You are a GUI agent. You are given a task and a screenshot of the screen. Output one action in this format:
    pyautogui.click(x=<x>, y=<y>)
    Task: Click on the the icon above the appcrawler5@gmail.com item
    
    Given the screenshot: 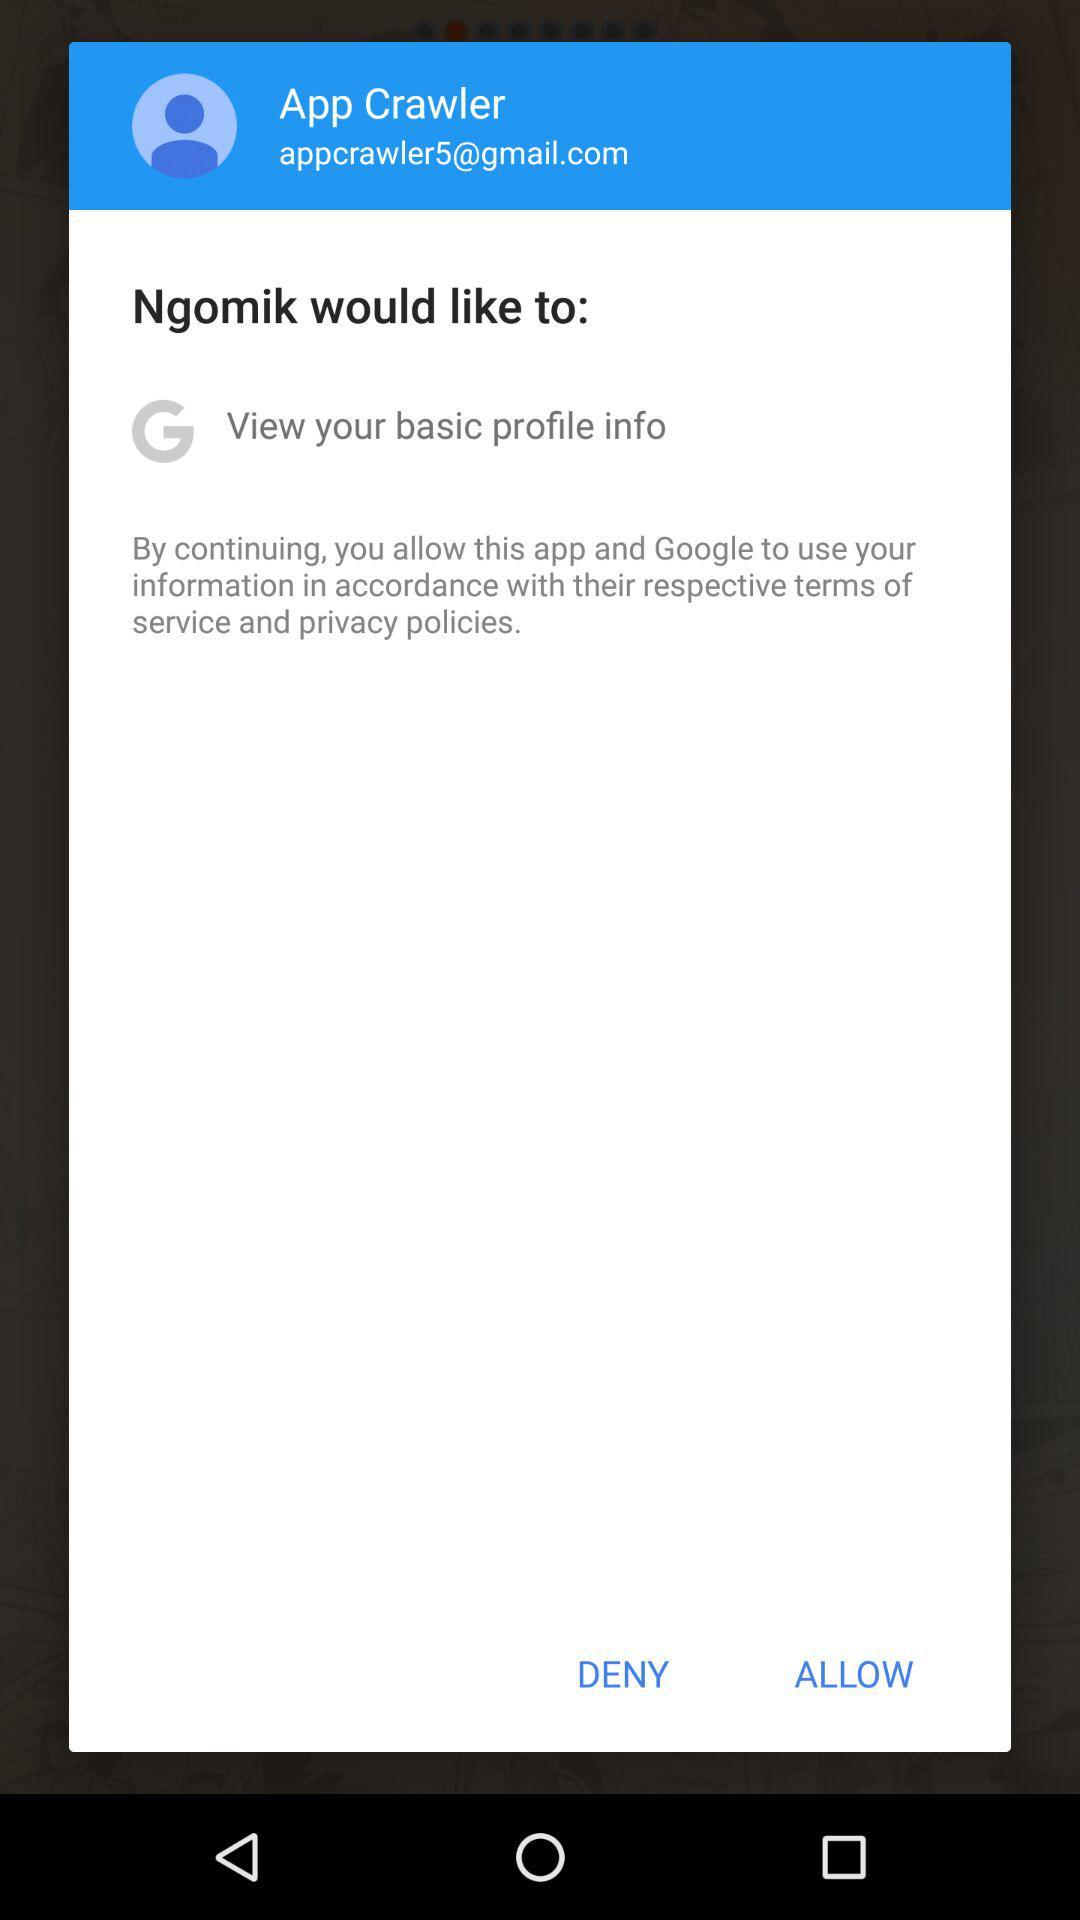 What is the action you would take?
    pyautogui.click(x=392, y=100)
    